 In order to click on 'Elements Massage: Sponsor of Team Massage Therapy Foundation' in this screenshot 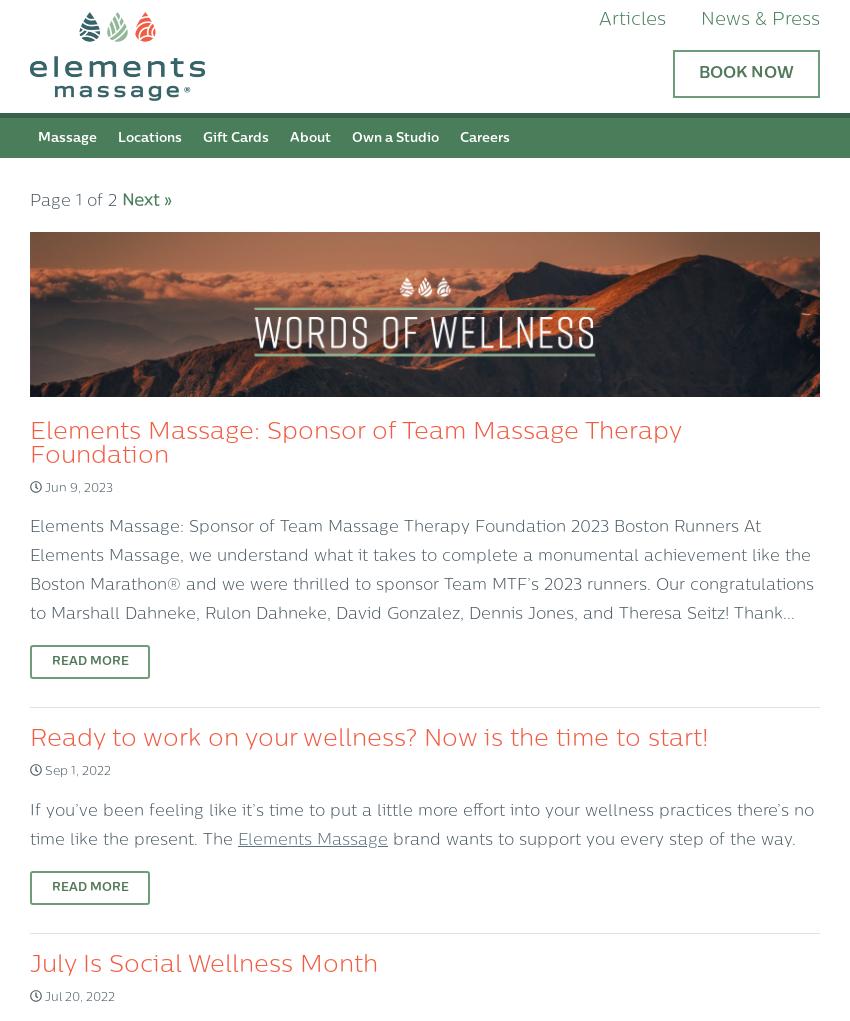, I will do `click(354, 444)`.